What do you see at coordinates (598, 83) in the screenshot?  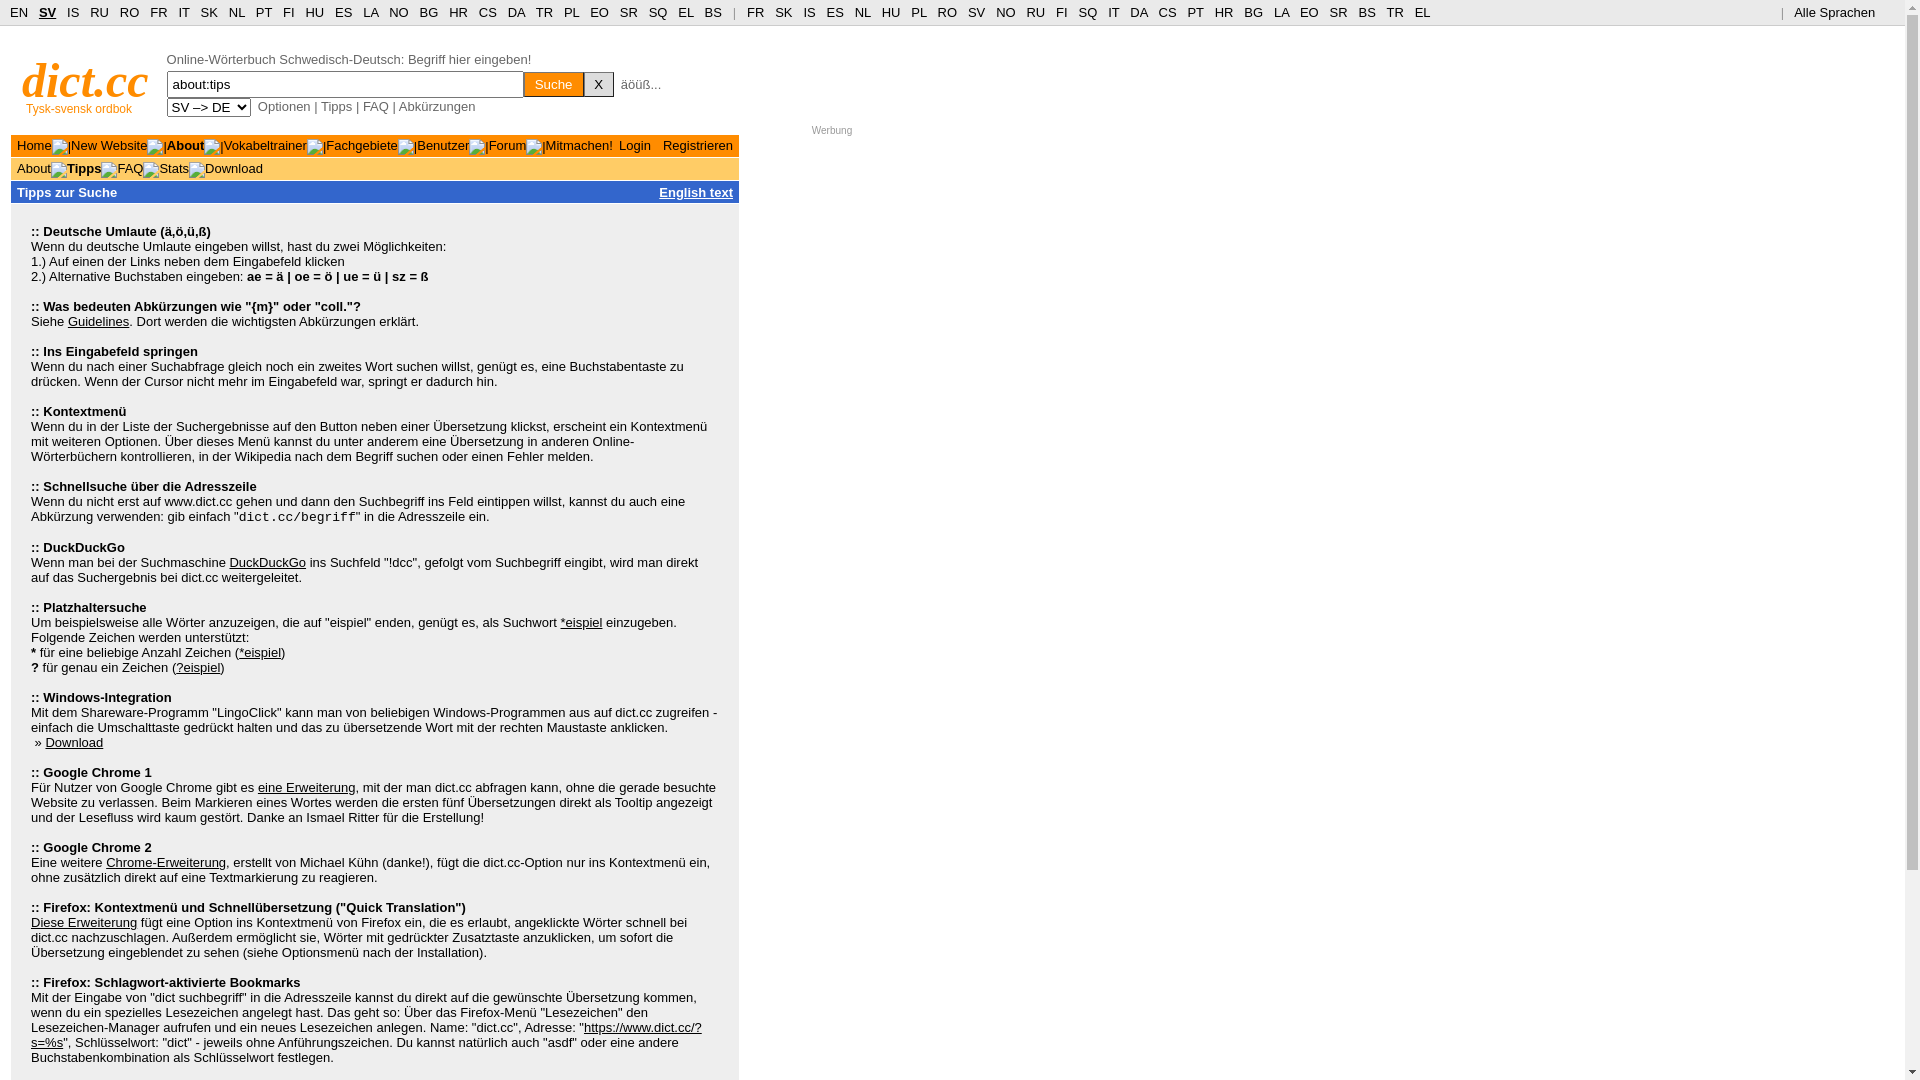 I see `'X'` at bounding box center [598, 83].